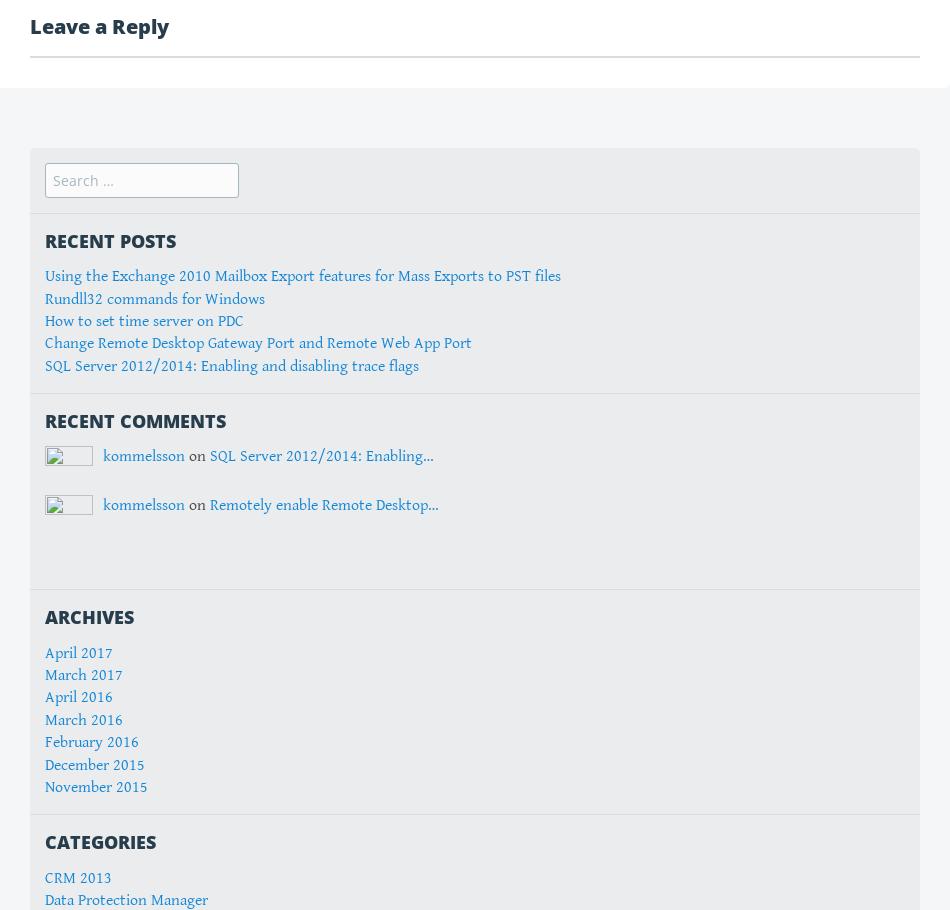  What do you see at coordinates (320, 455) in the screenshot?
I see `'SQL Server 2012/2014: Enabling…'` at bounding box center [320, 455].